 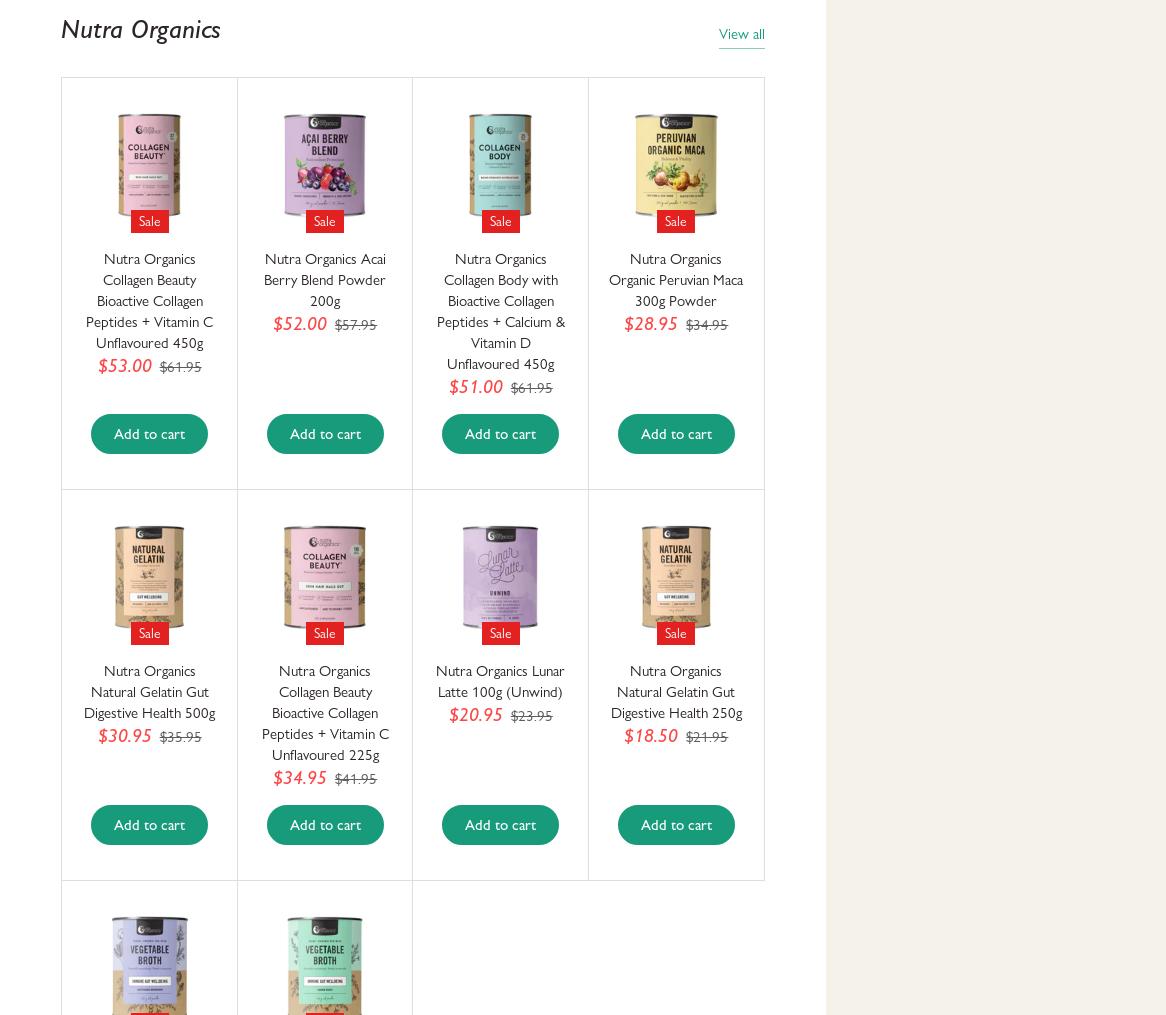 I want to click on '$57.95', so click(x=355, y=324).